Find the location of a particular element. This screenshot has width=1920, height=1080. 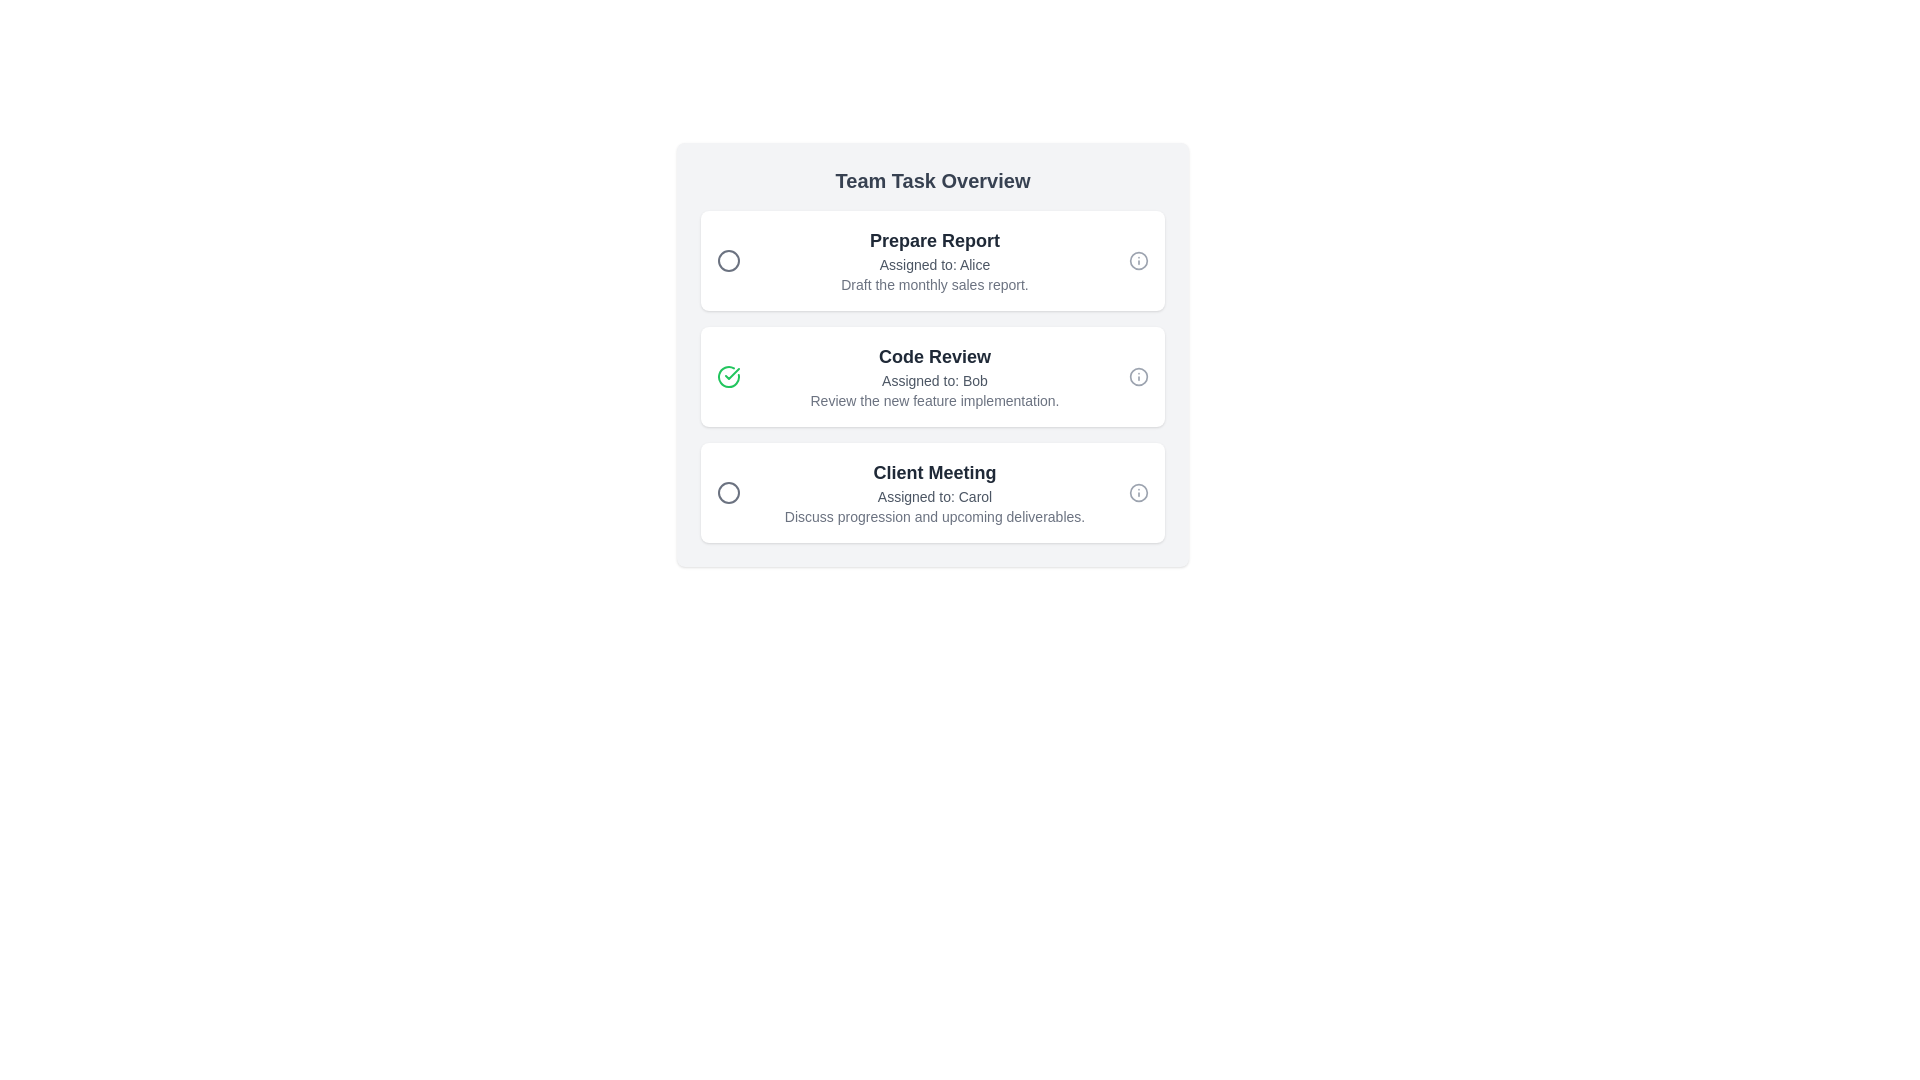

the Text Label element that reads 'Discuss progression and upcoming deliverables.' located within the 'Client Meeting' task box, positioned below 'Assigned to: Carol' is located at coordinates (934, 515).